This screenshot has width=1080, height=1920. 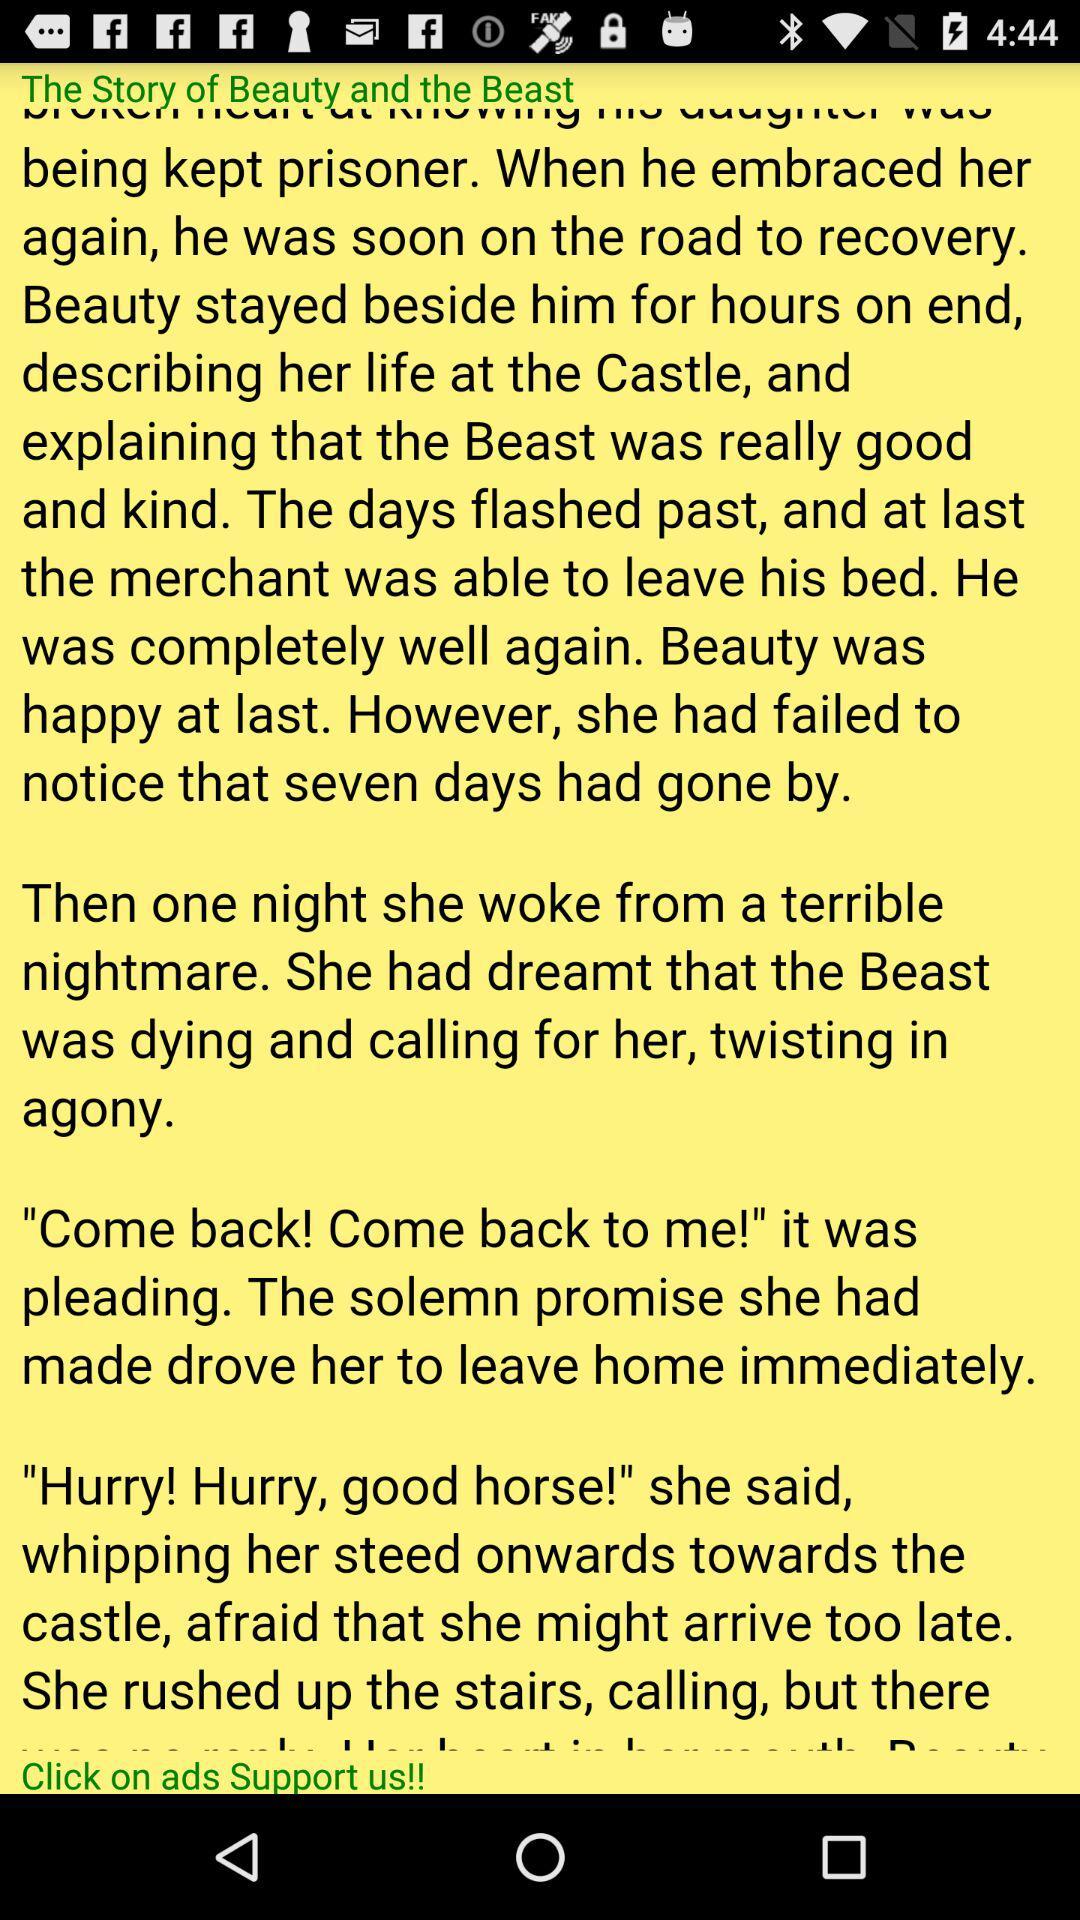 I want to click on advertisement page, so click(x=540, y=928).